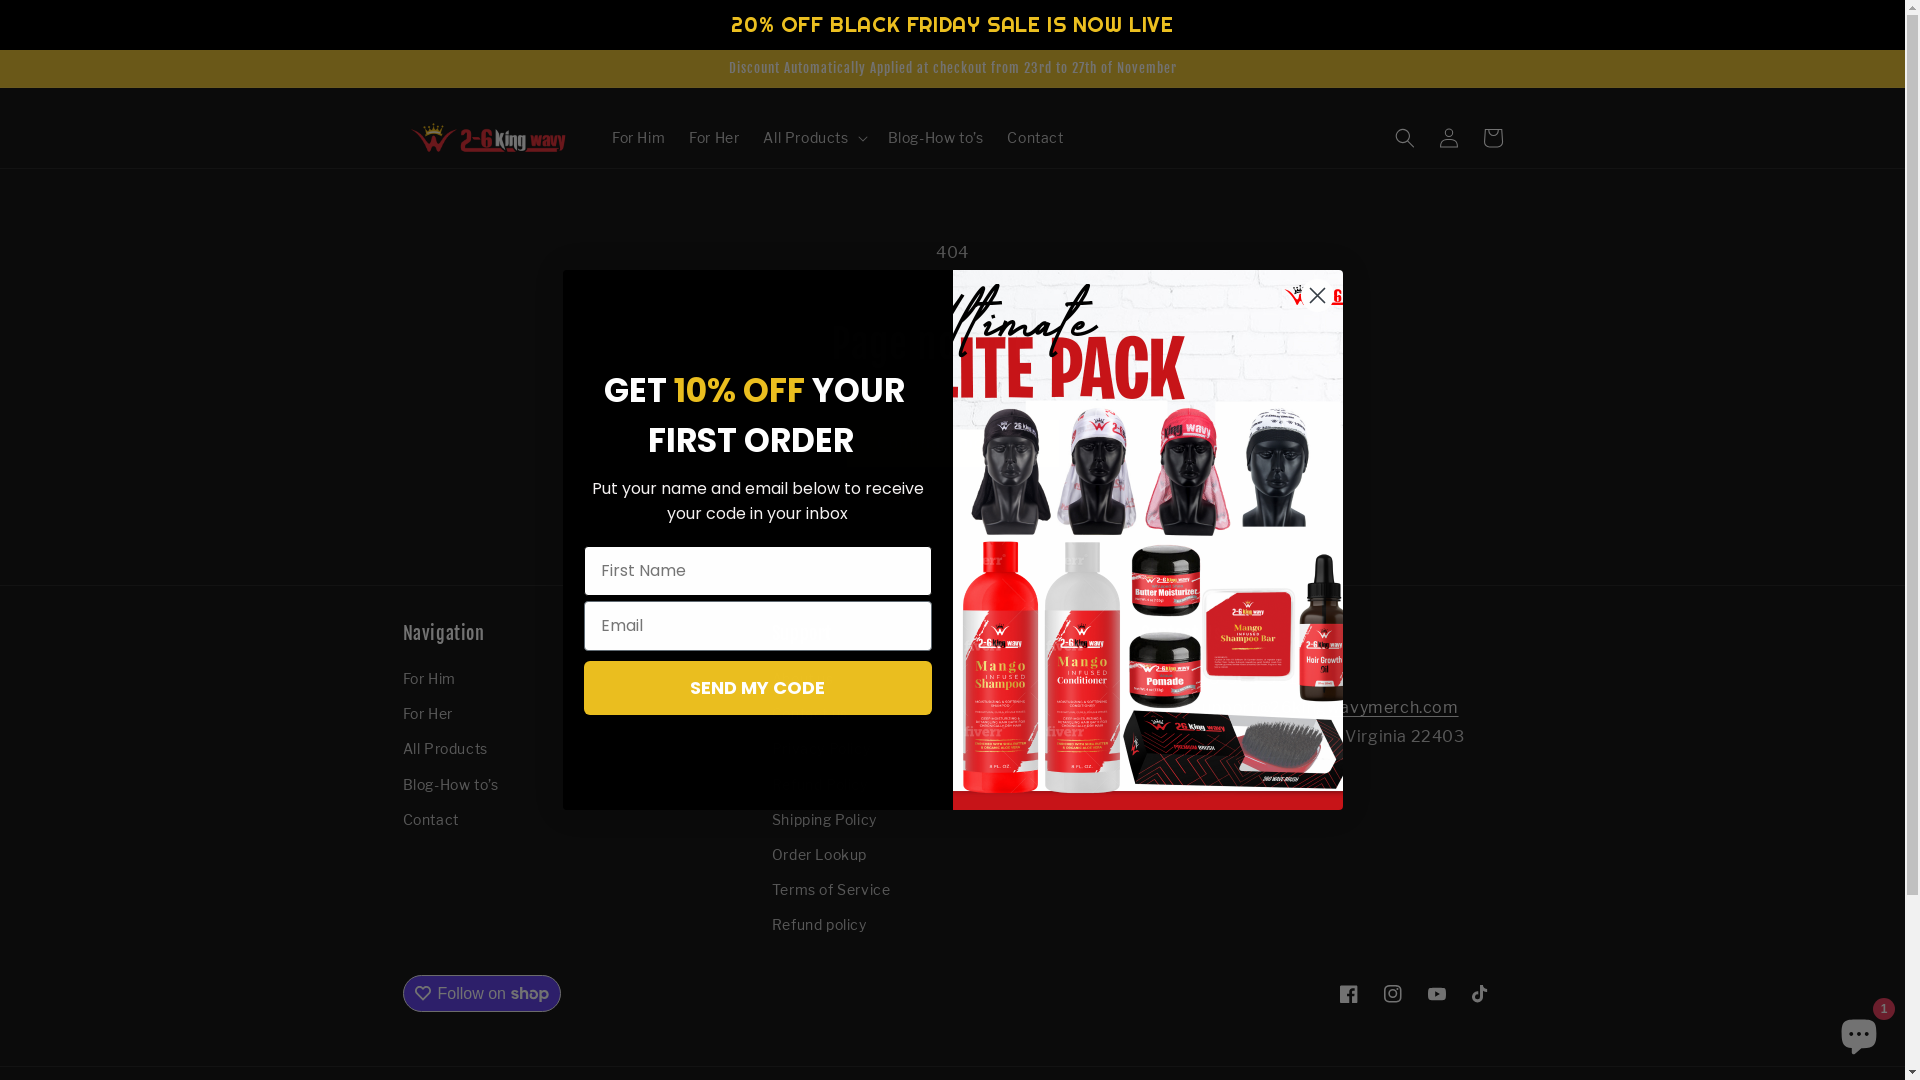 This screenshot has height=1080, width=1920. What do you see at coordinates (1348, 994) in the screenshot?
I see `'Facebook'` at bounding box center [1348, 994].